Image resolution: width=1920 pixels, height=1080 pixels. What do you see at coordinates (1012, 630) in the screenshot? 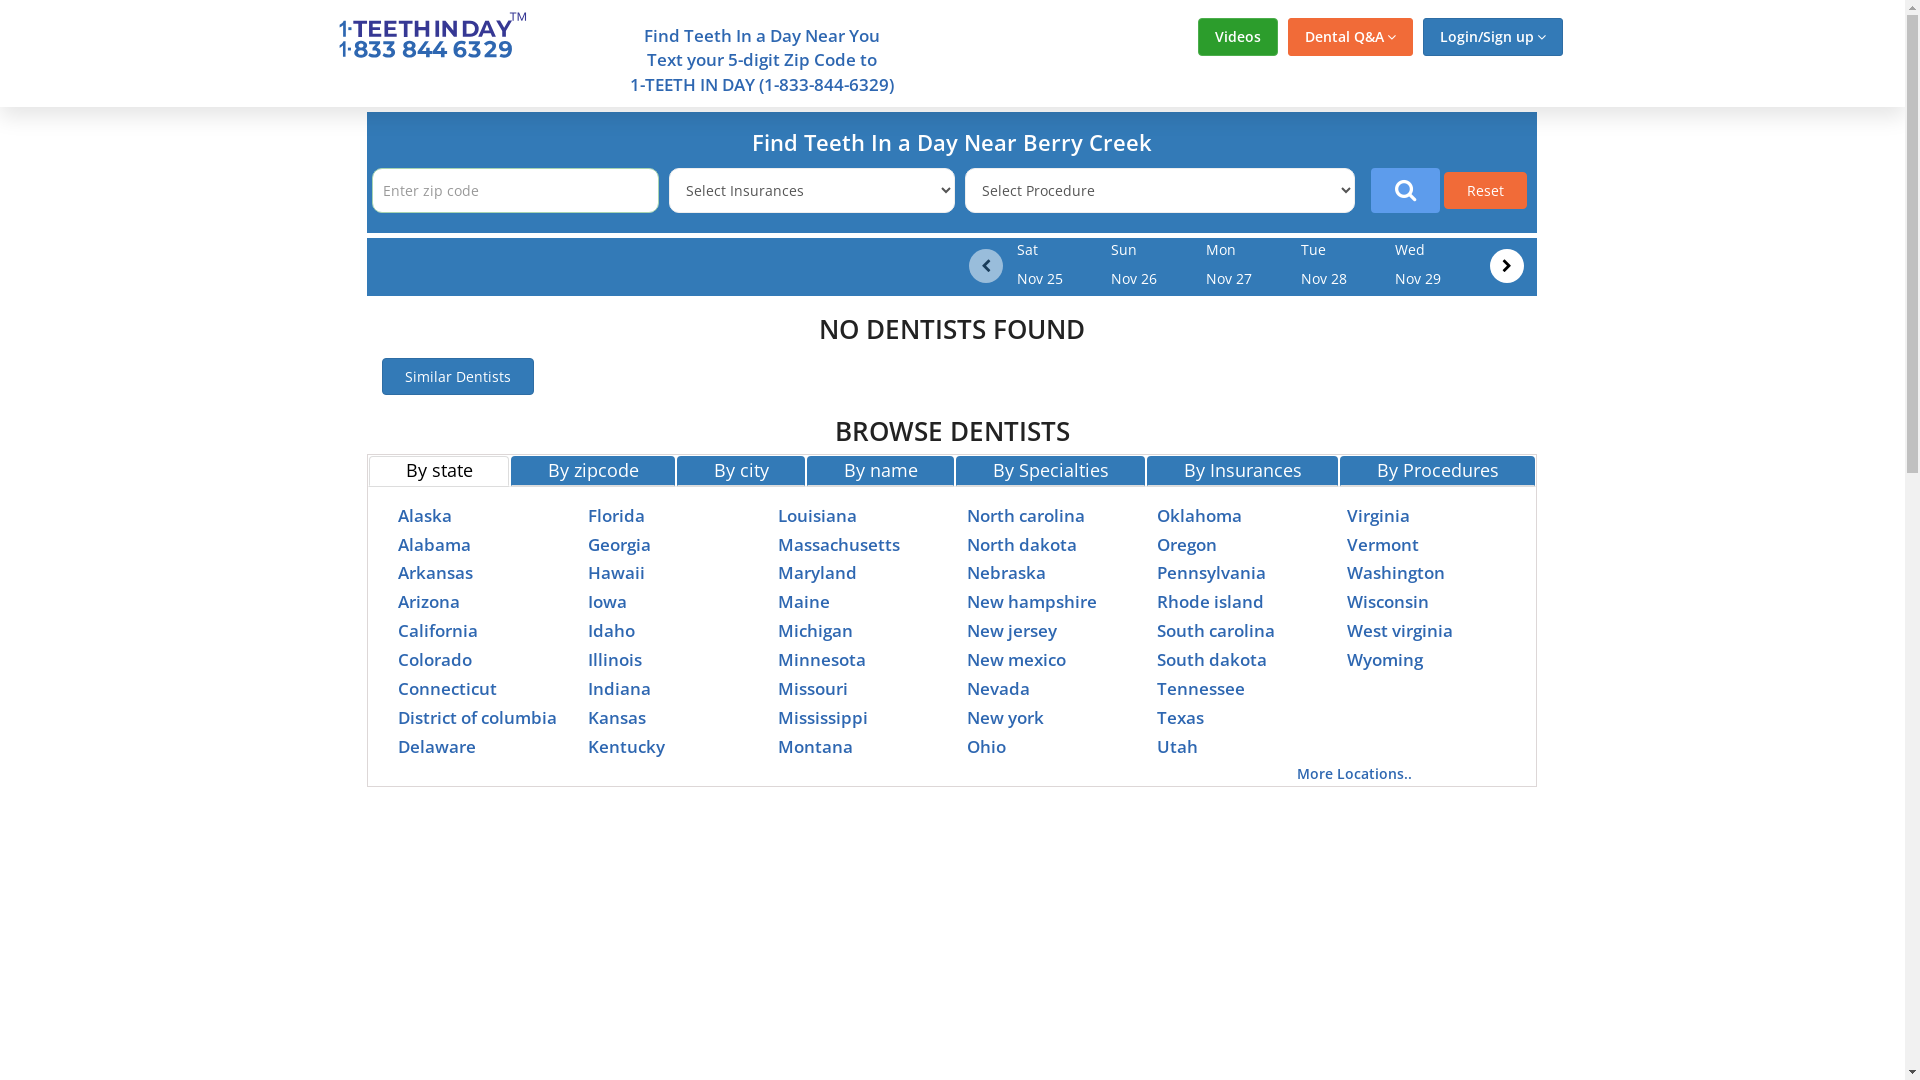
I see `'New jersey'` at bounding box center [1012, 630].